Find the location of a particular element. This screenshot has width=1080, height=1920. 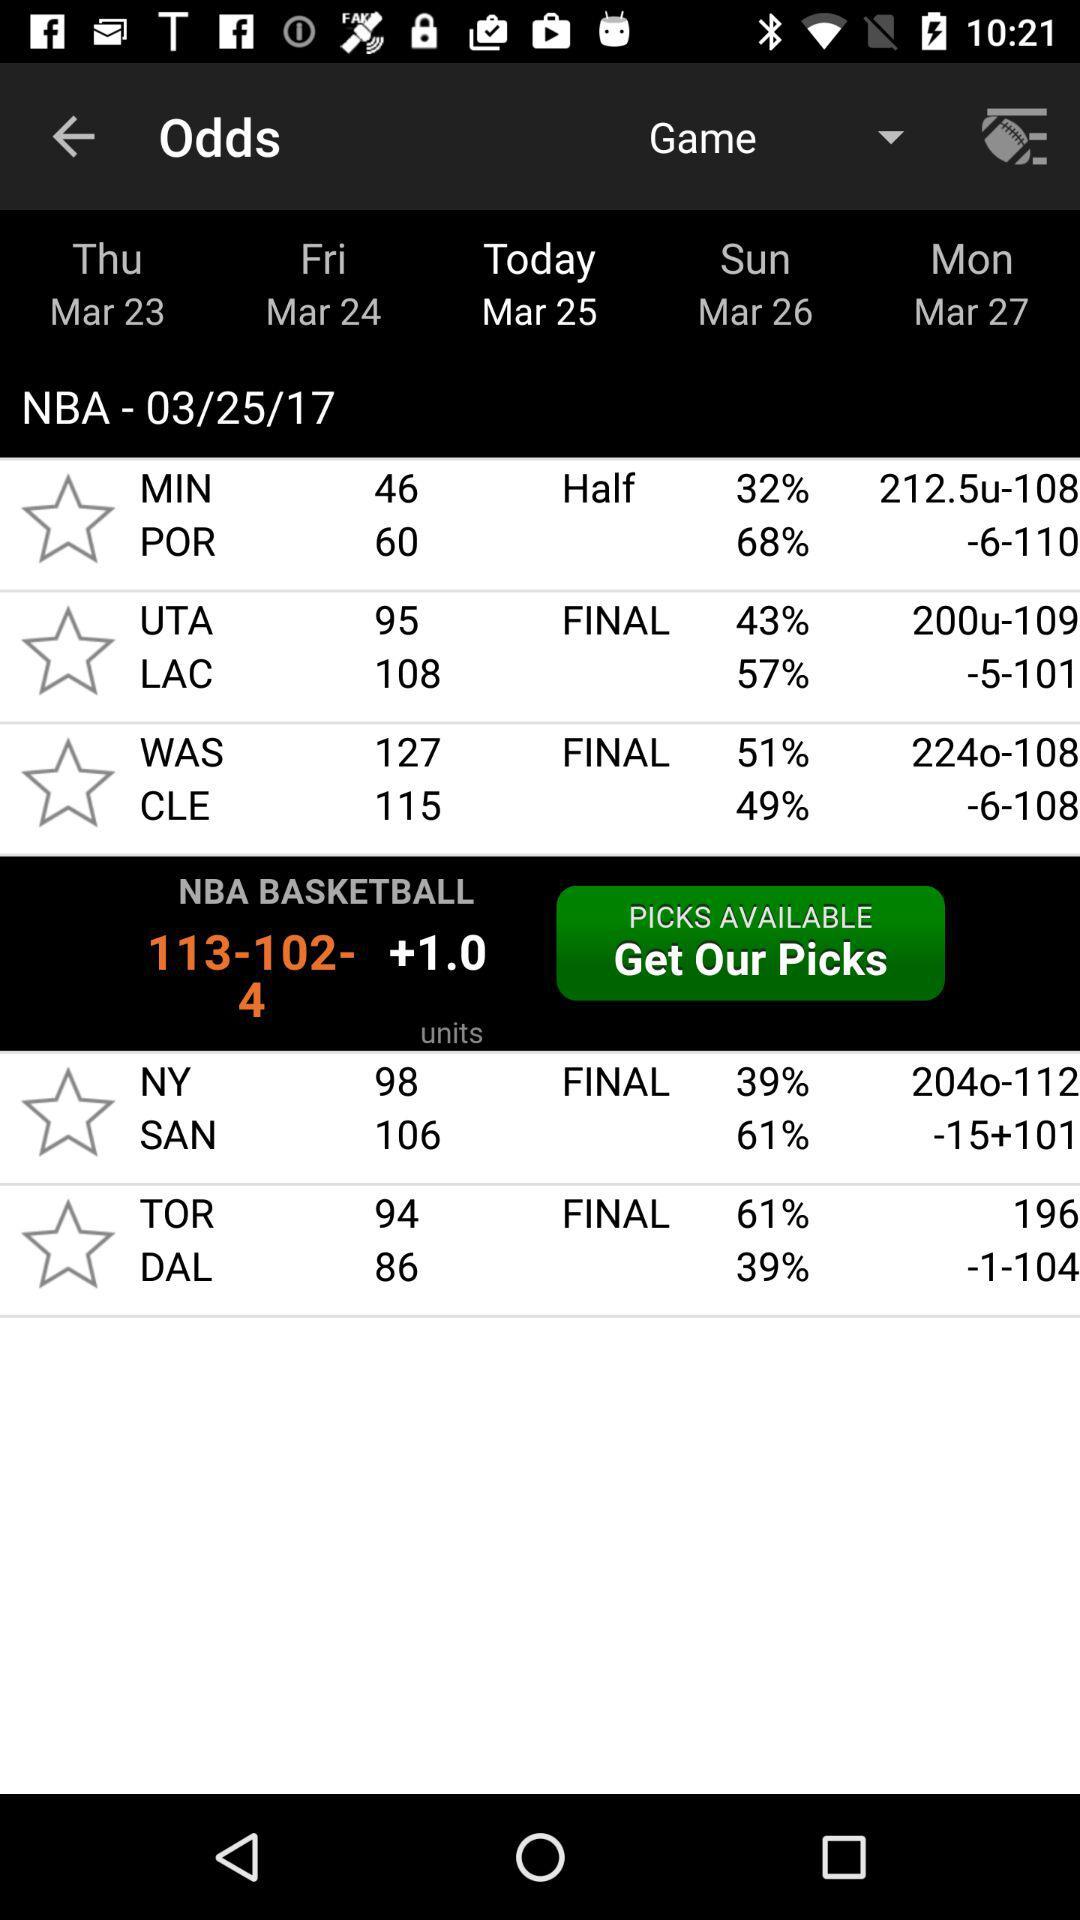

the game score is located at coordinates (67, 650).